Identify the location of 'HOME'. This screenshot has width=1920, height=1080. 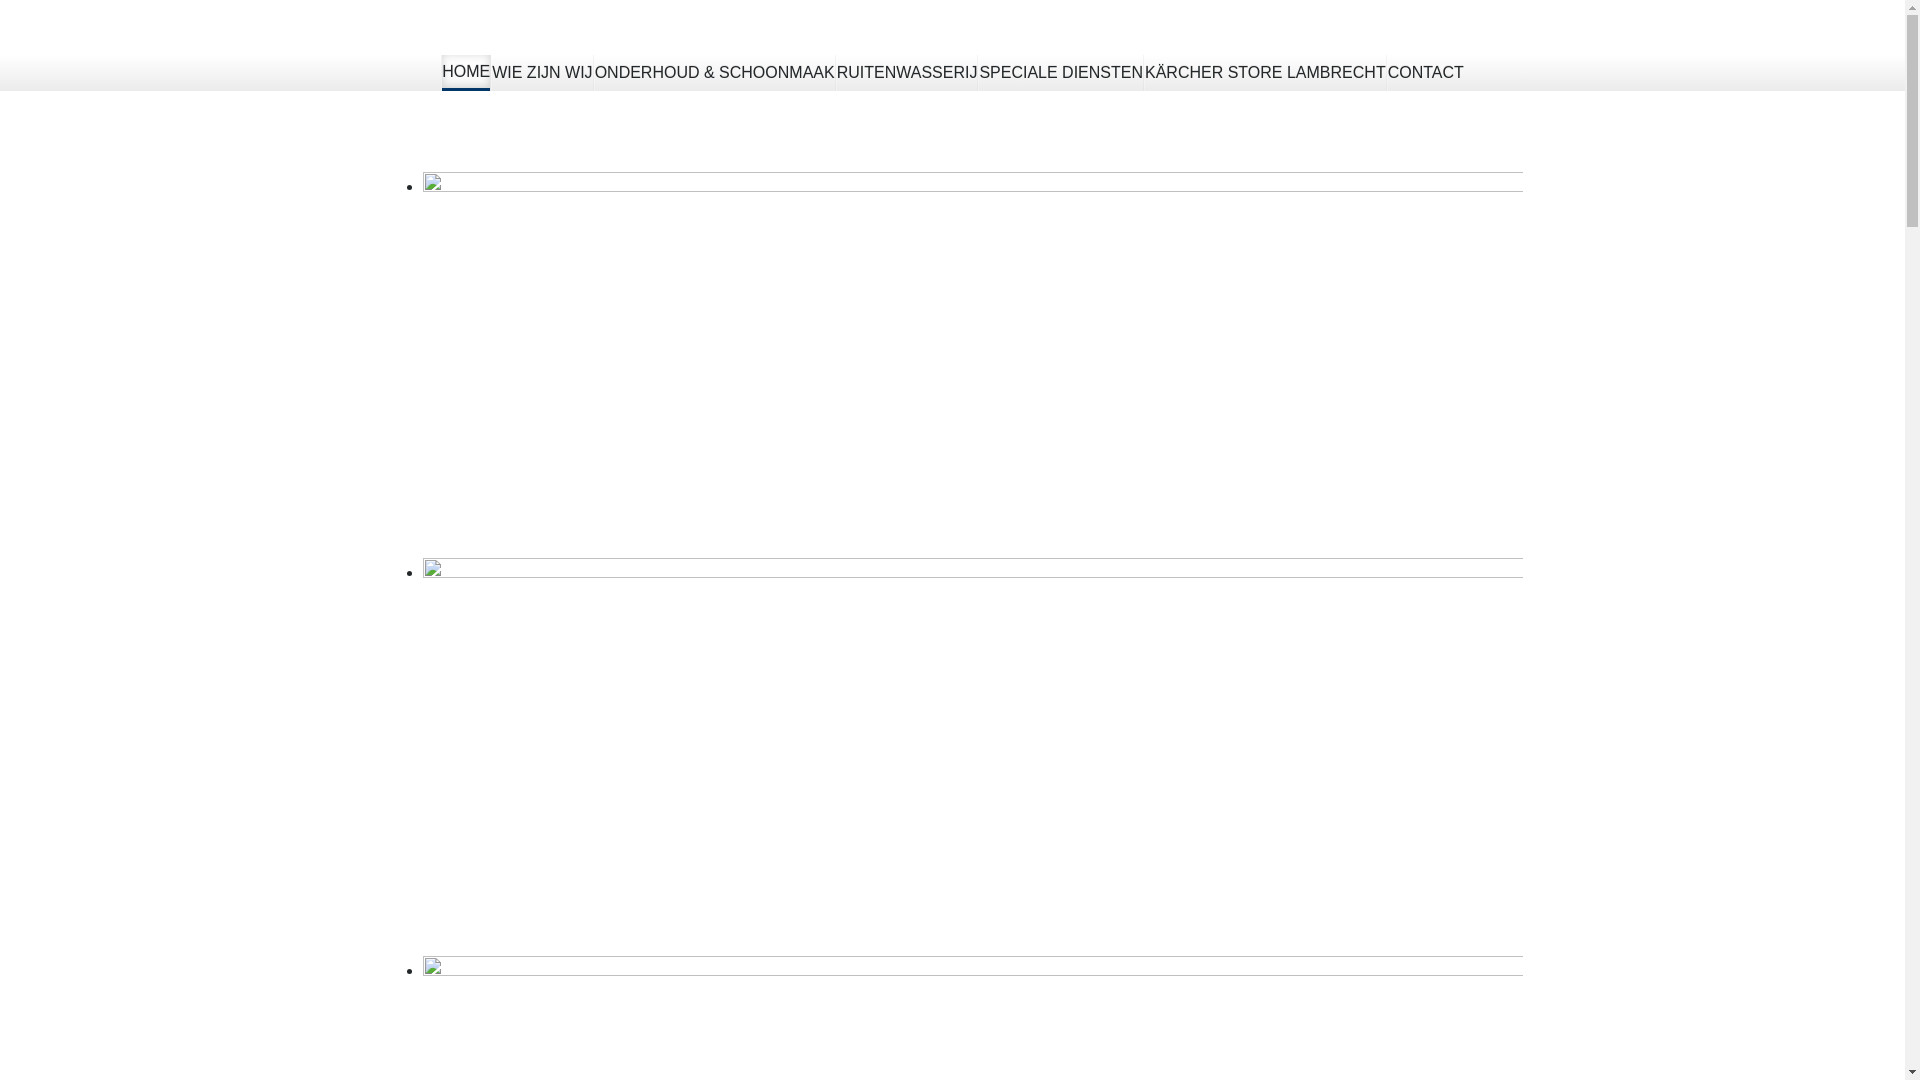
(464, 72).